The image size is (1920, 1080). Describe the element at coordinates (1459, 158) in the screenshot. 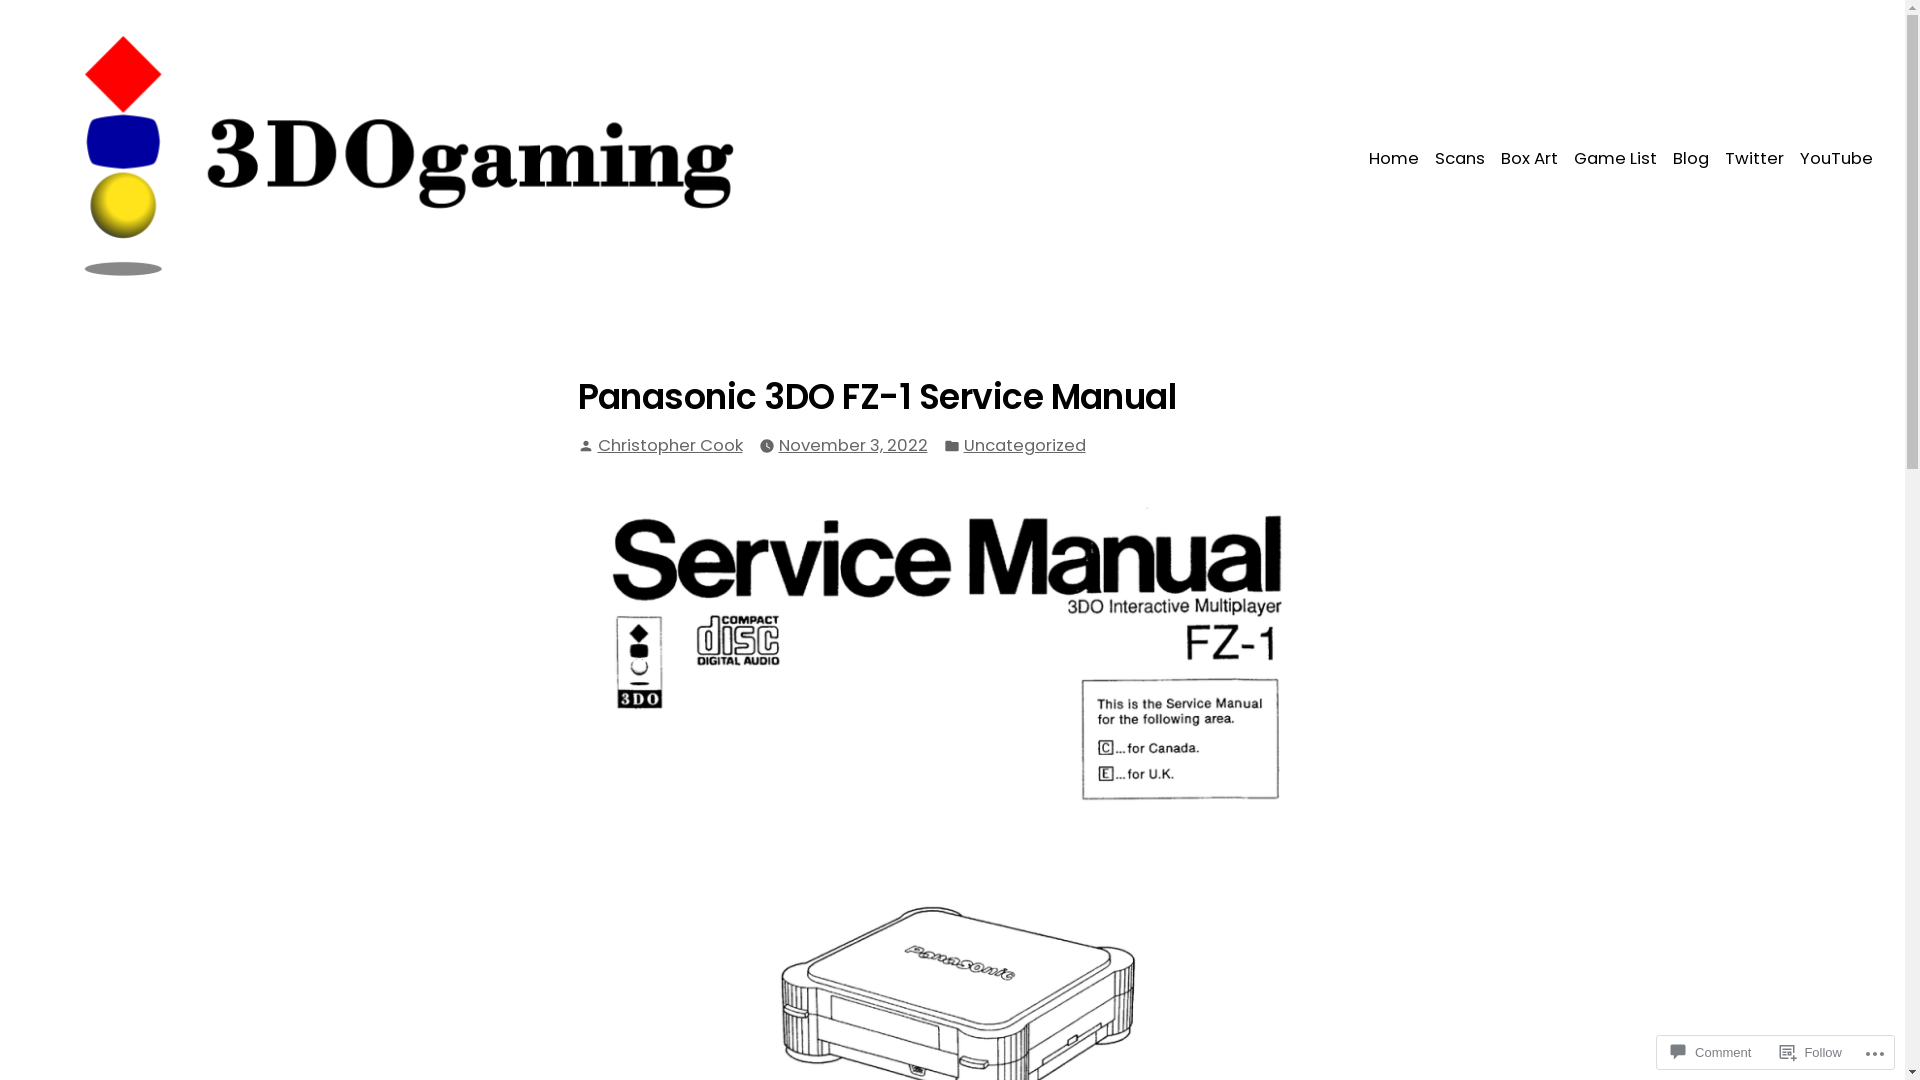

I see `'Scans'` at that location.